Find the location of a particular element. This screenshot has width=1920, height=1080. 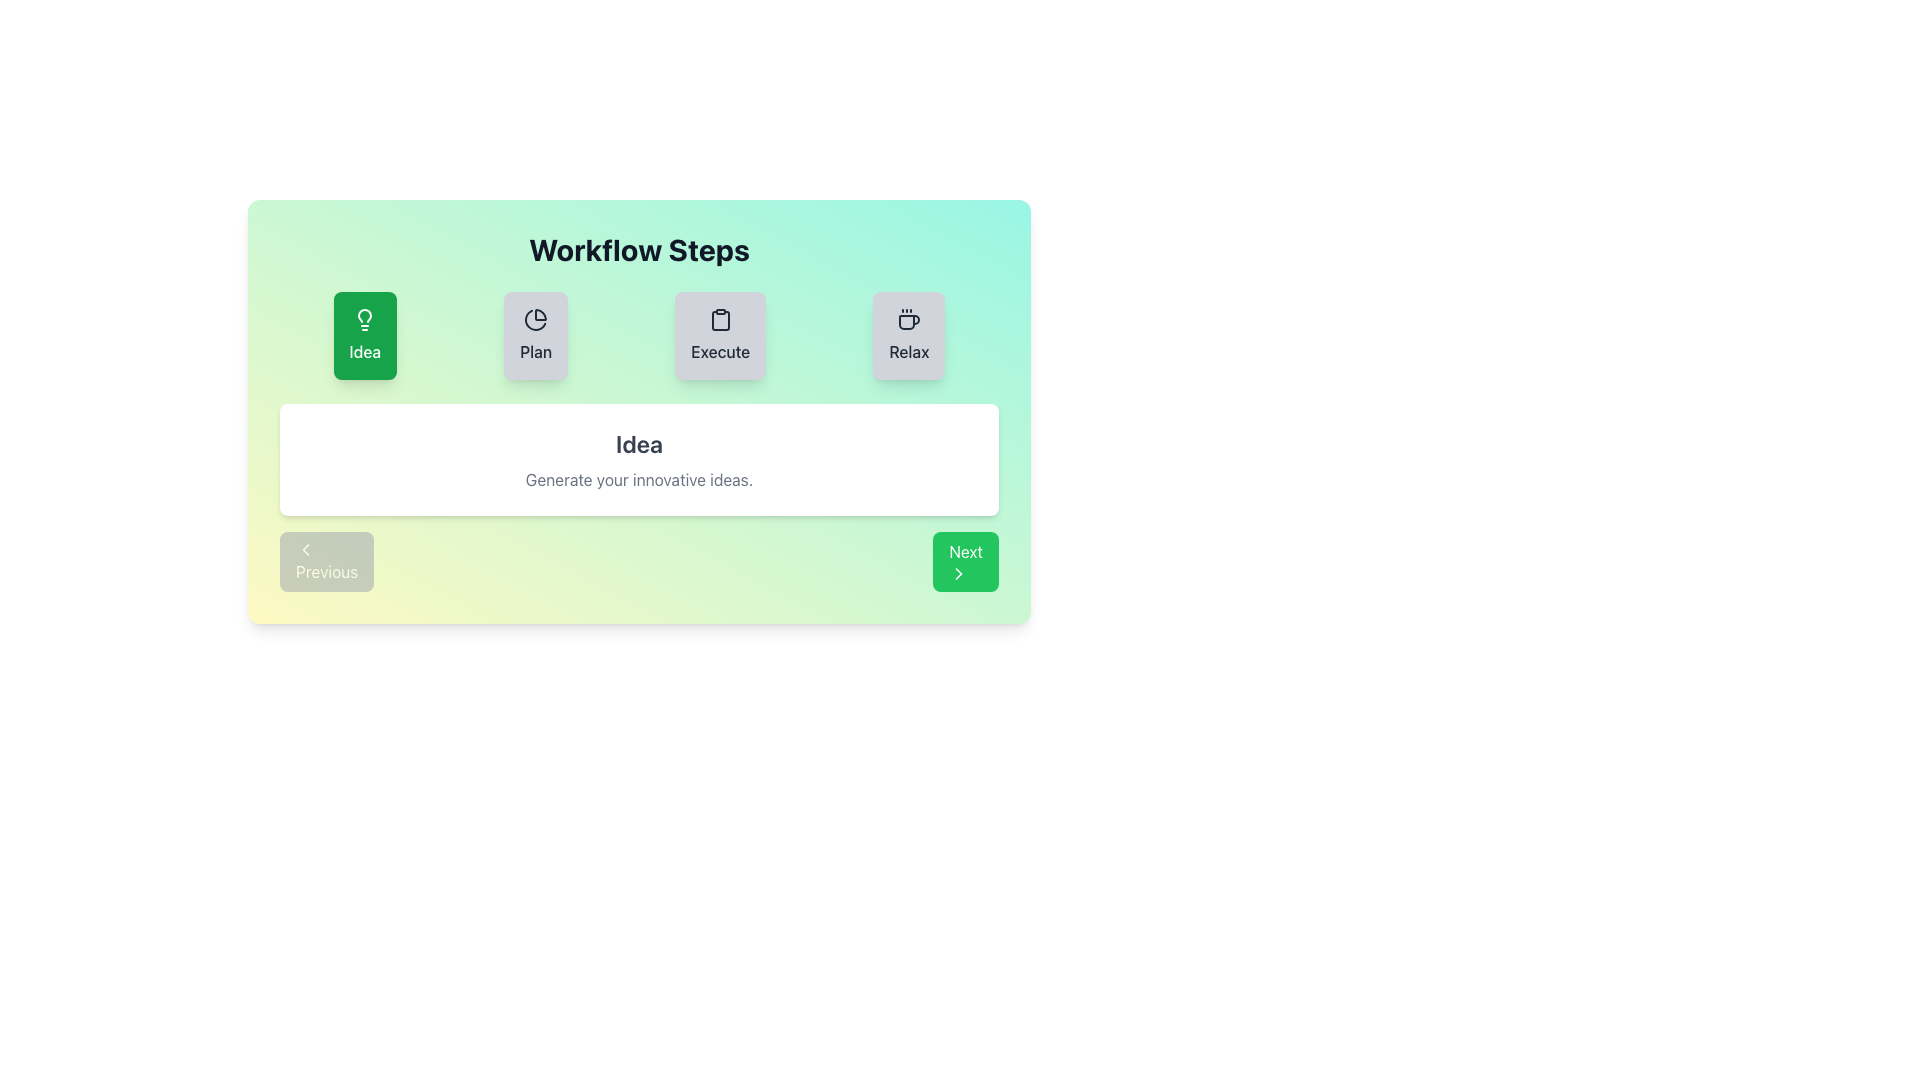

the 'Relax' button, which is the fourth button in a row of four buttons labeled 'Idea', 'Plan', 'Execute', and 'Relax' is located at coordinates (908, 334).